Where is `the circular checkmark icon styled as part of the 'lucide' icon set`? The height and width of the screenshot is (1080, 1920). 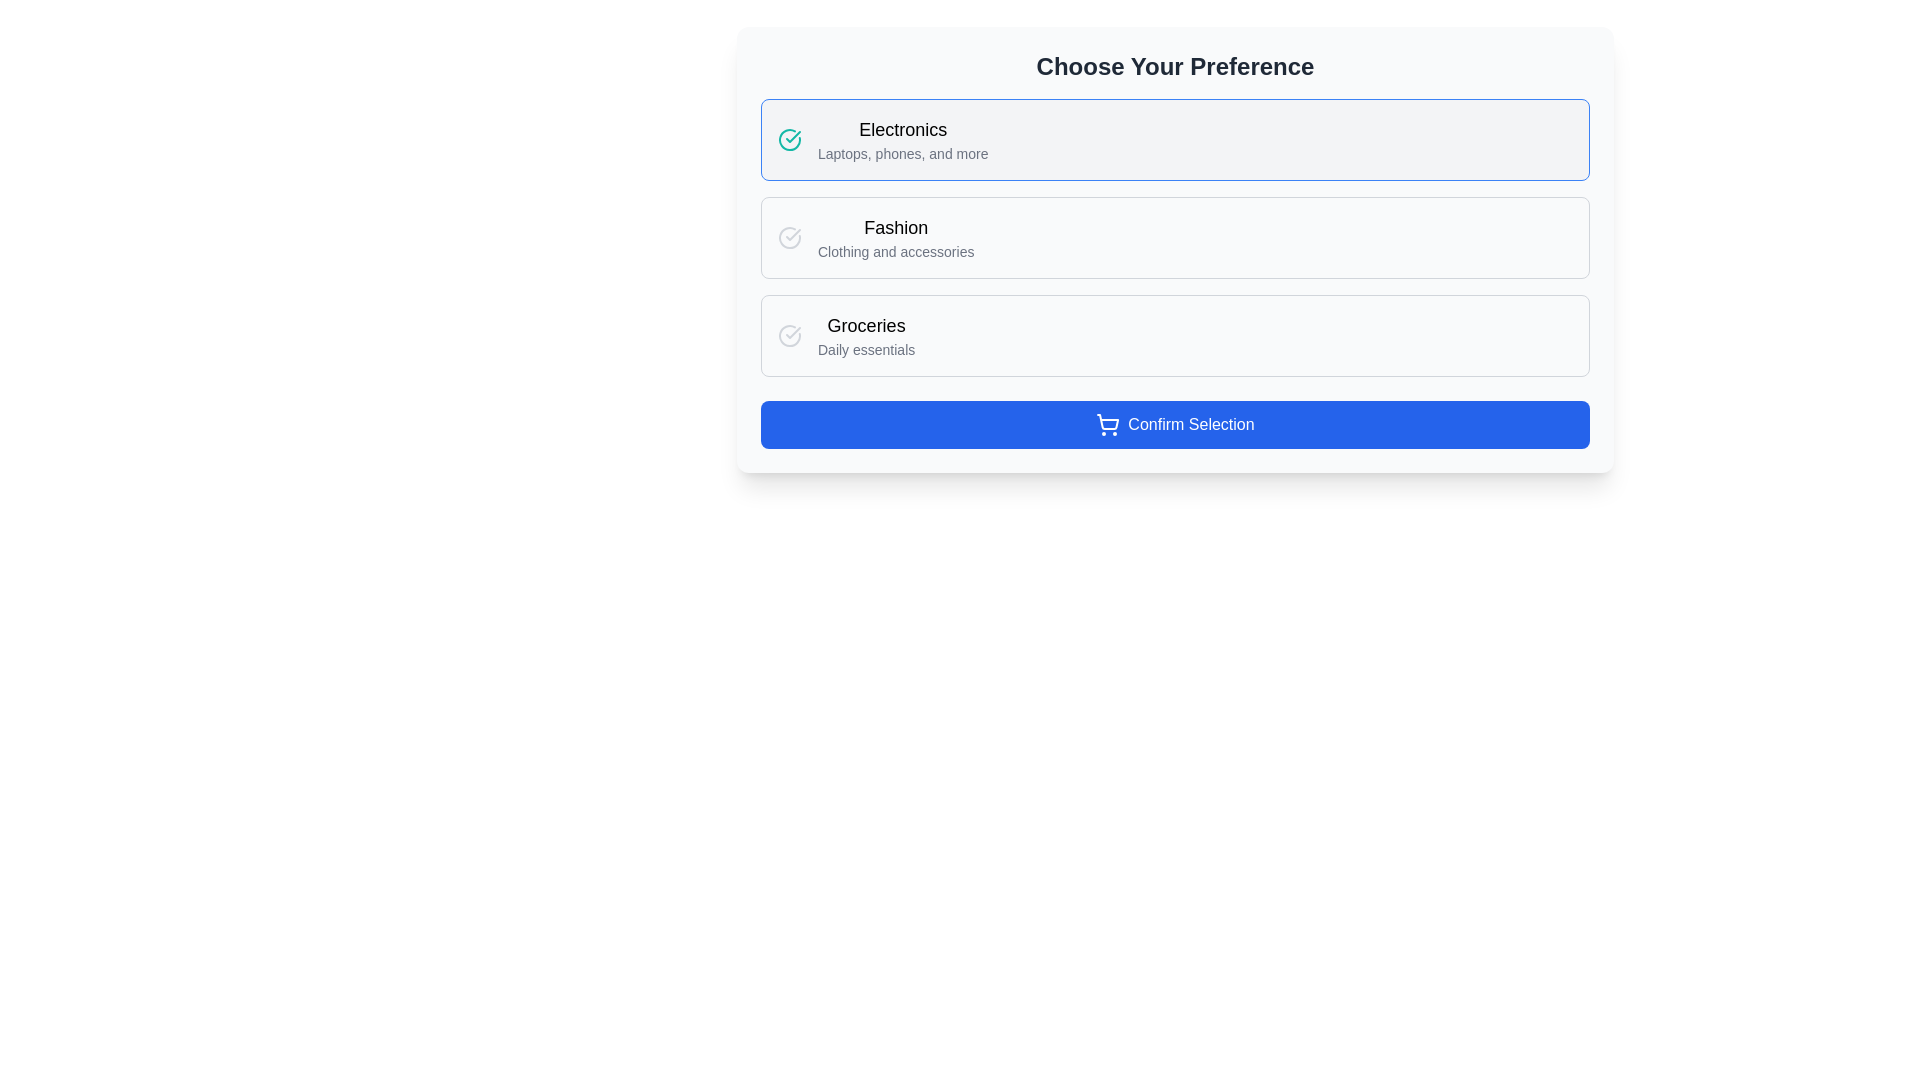
the circular checkmark icon styled as part of the 'lucide' icon set is located at coordinates (789, 237).